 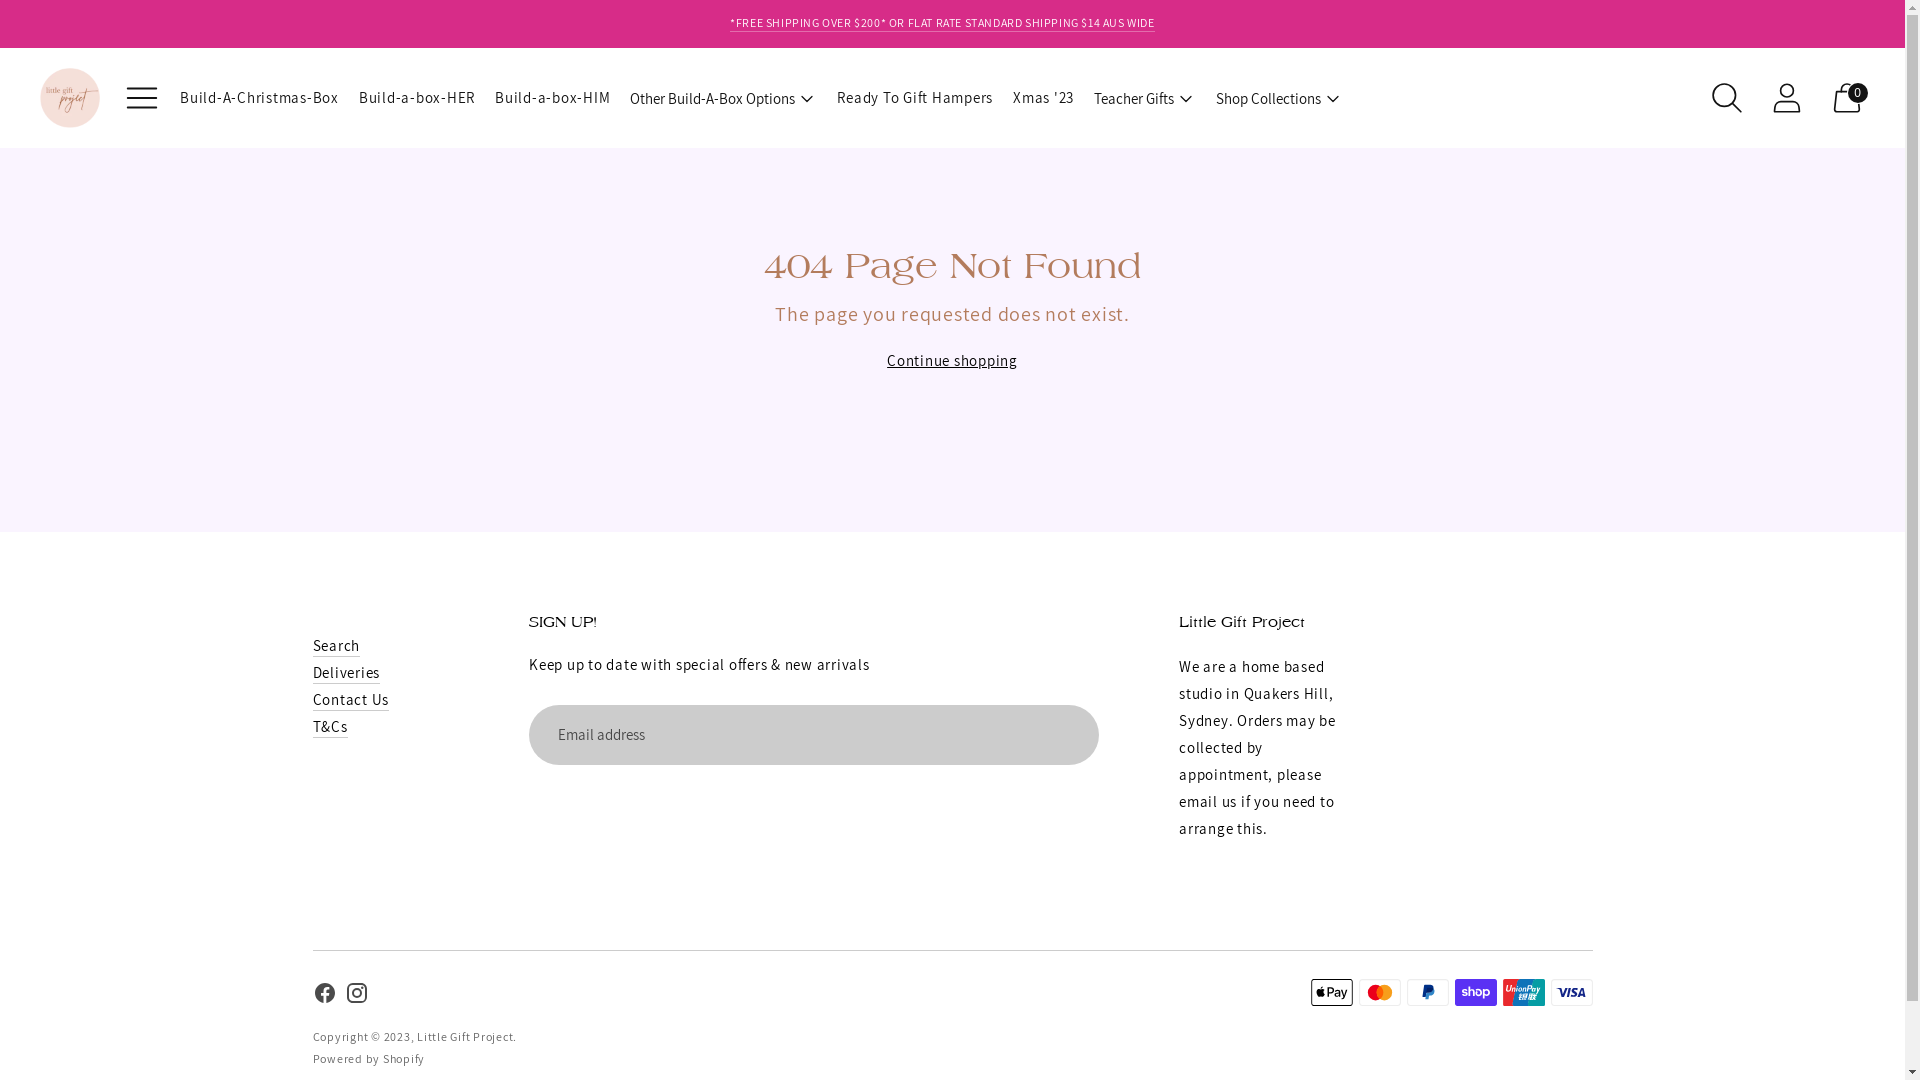 I want to click on 'Xmas '23', so click(x=1042, y=97).